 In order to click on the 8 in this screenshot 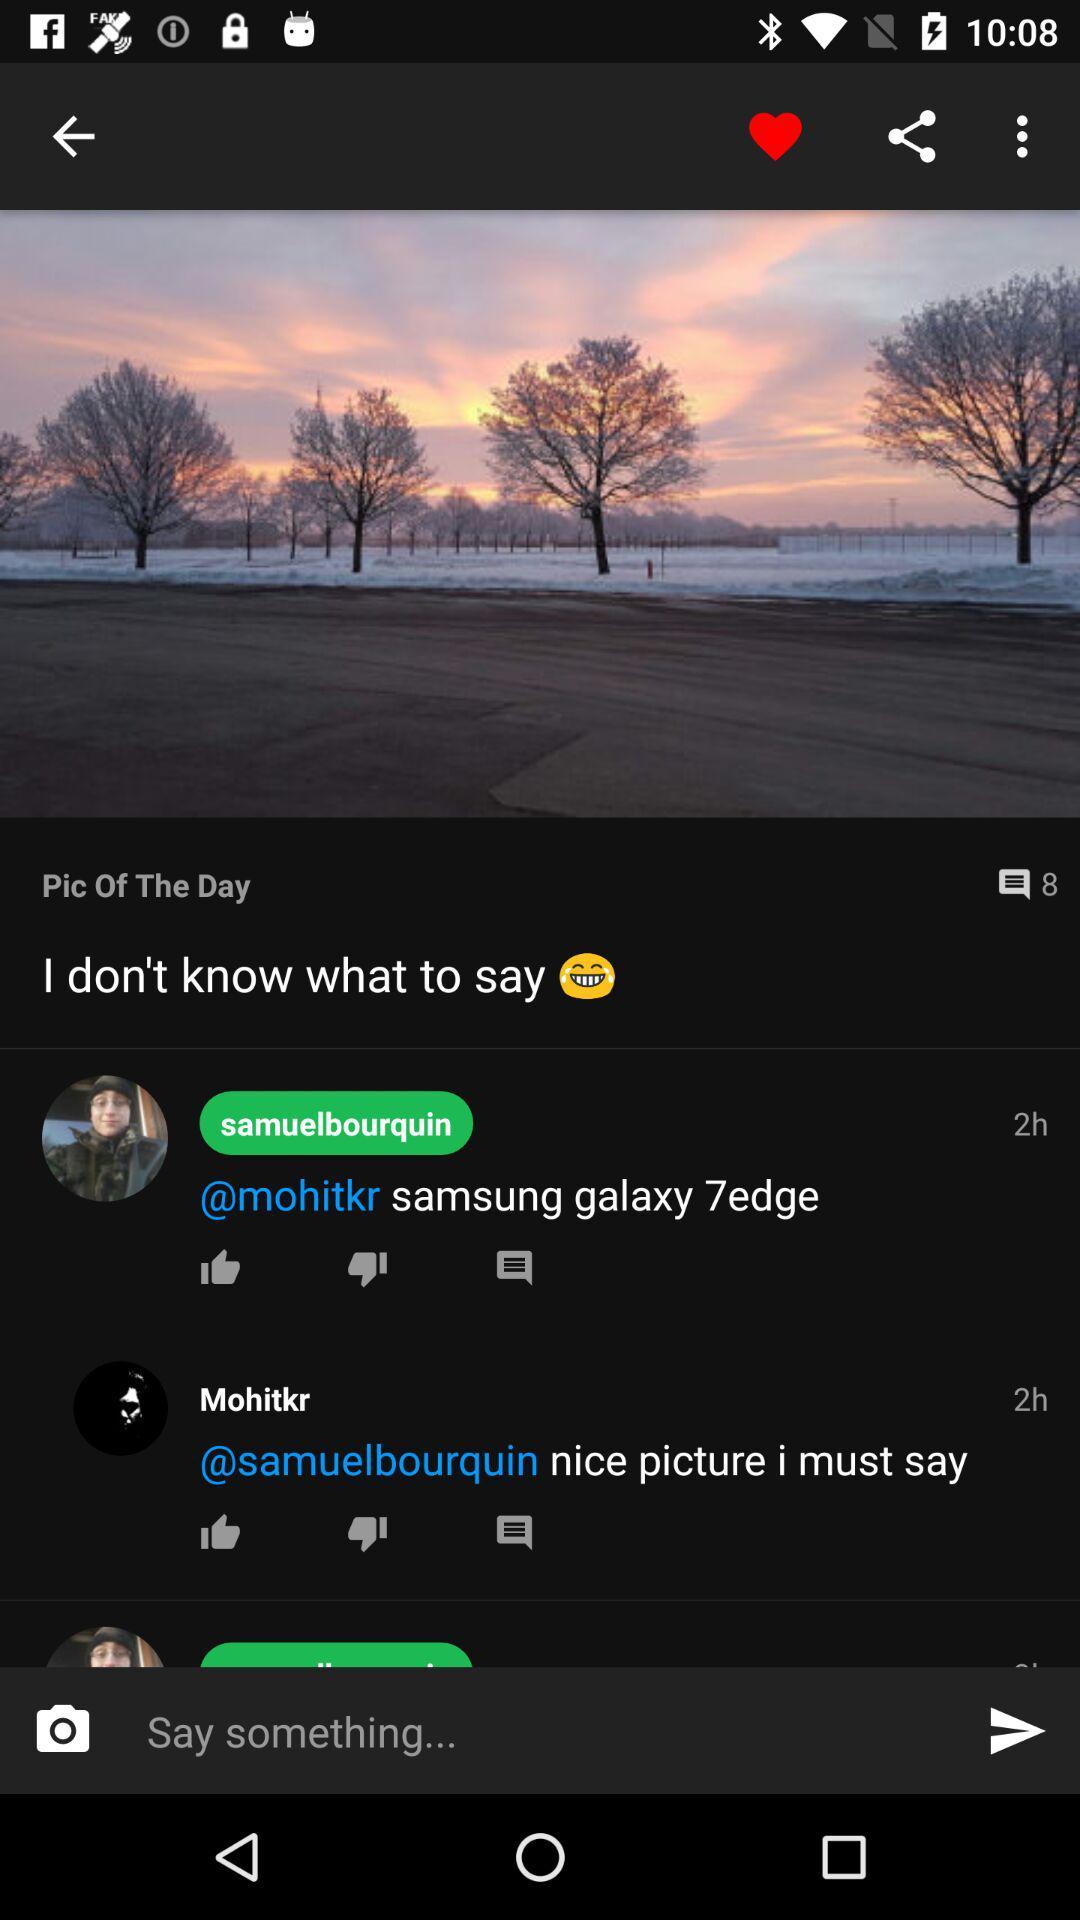, I will do `click(1019, 883)`.